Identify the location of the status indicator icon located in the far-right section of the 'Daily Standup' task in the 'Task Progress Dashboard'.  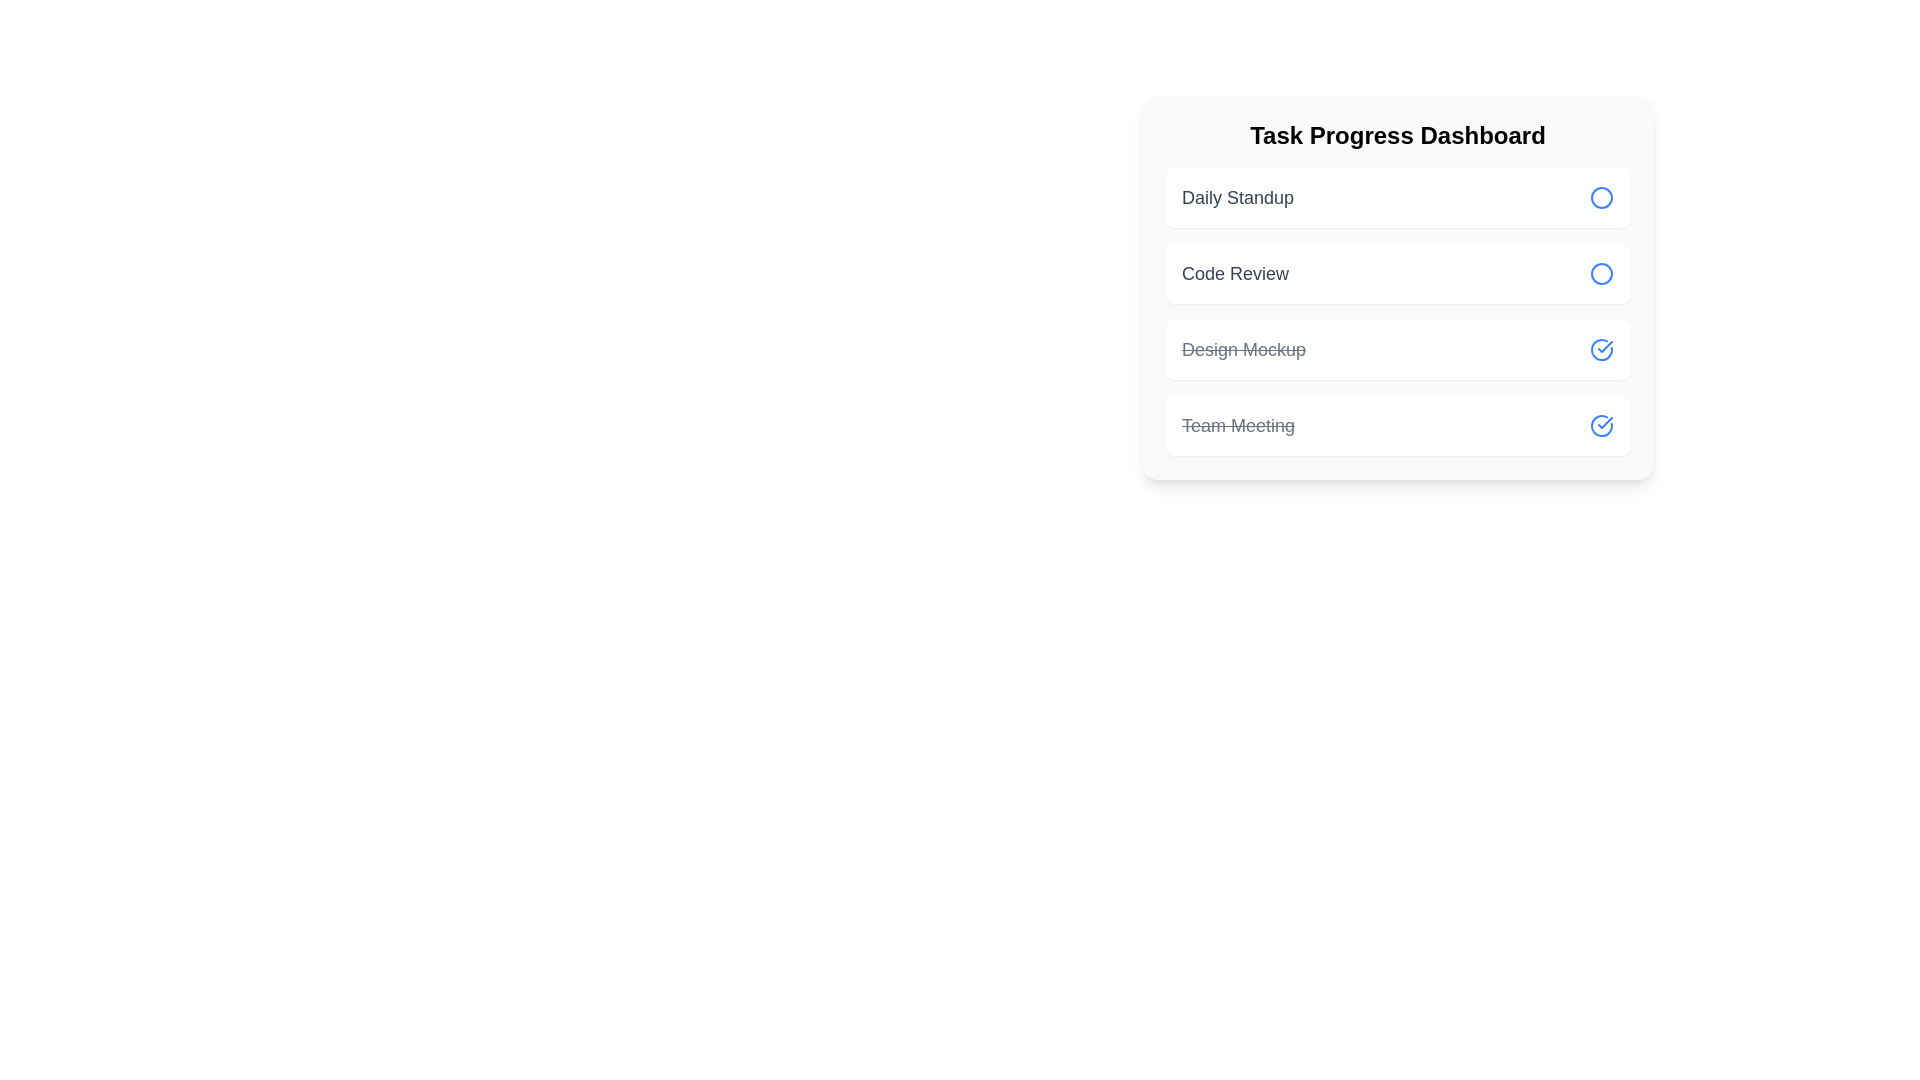
(1602, 197).